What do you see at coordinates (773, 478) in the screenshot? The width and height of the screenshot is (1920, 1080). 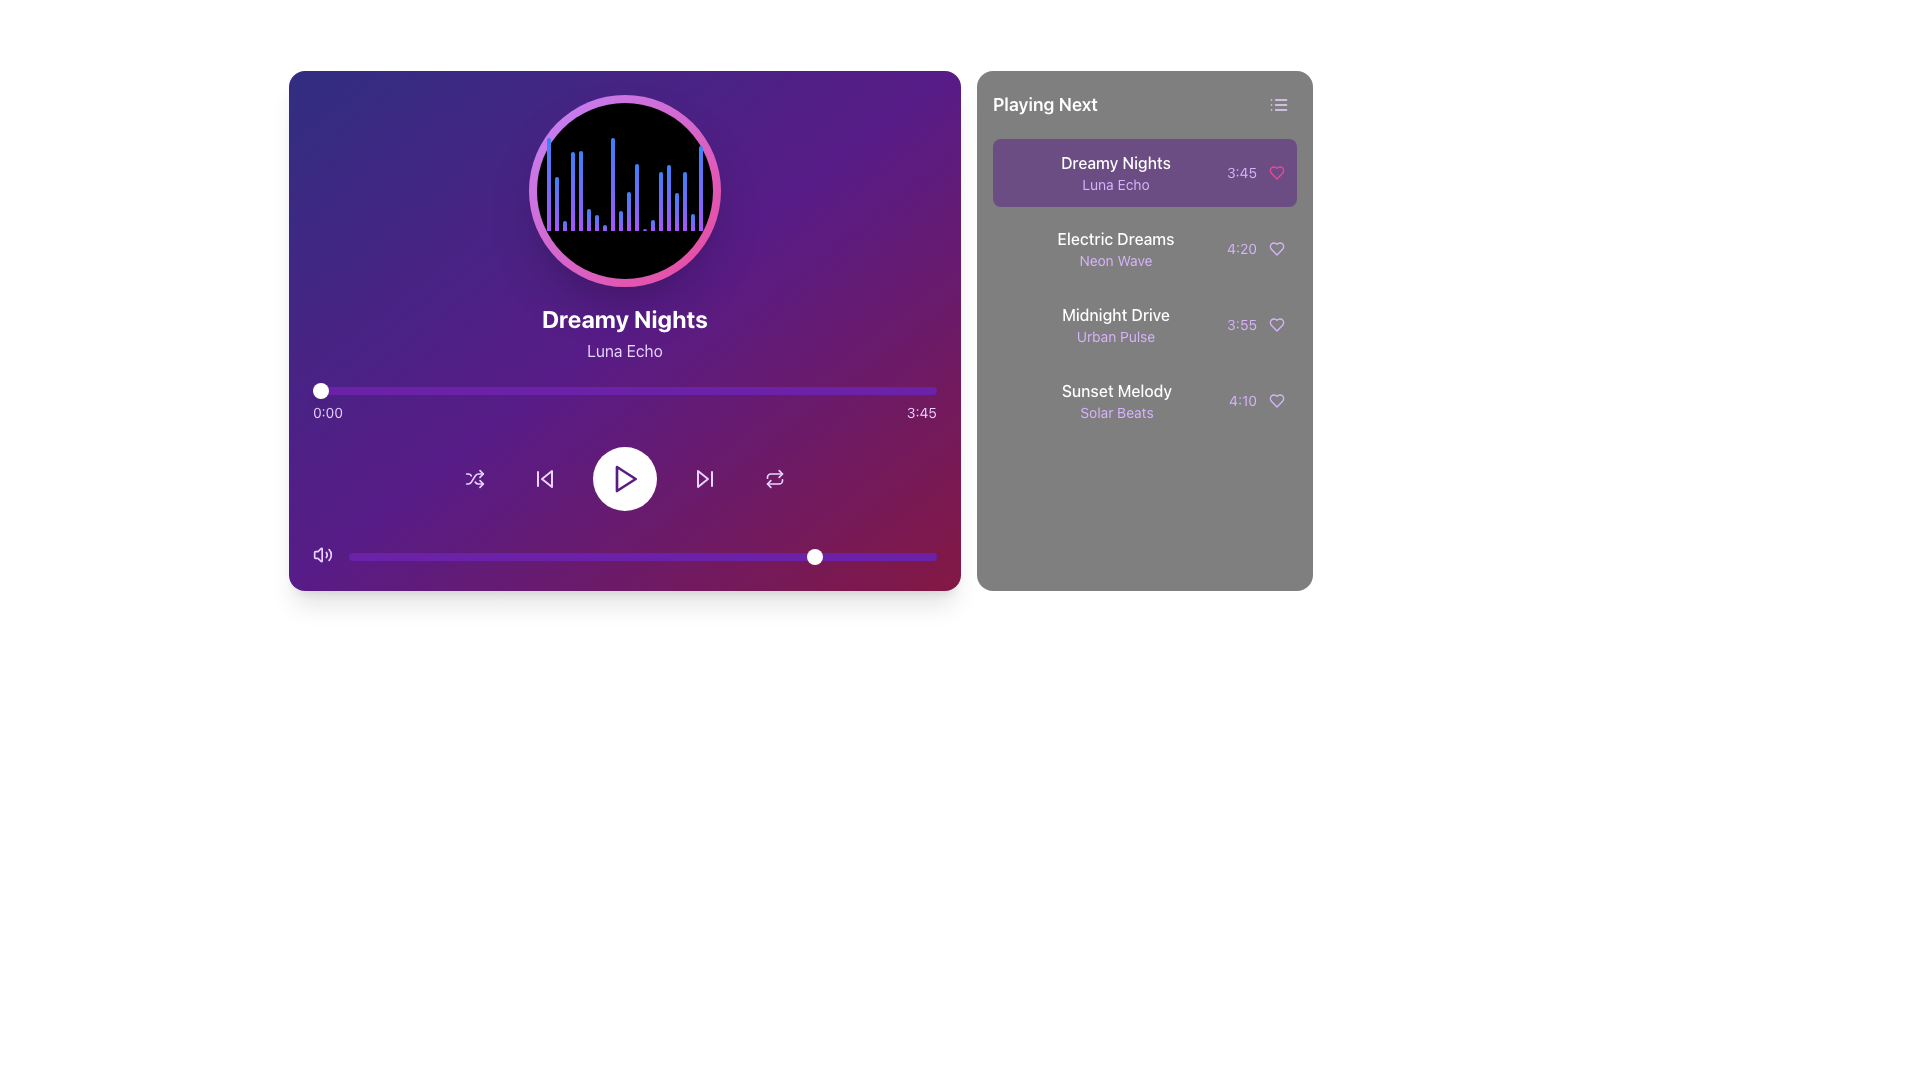 I see `the vibrant purple button with a circular loop icon located in the music player control panel, immediately to the right of the main play button` at bounding box center [773, 478].